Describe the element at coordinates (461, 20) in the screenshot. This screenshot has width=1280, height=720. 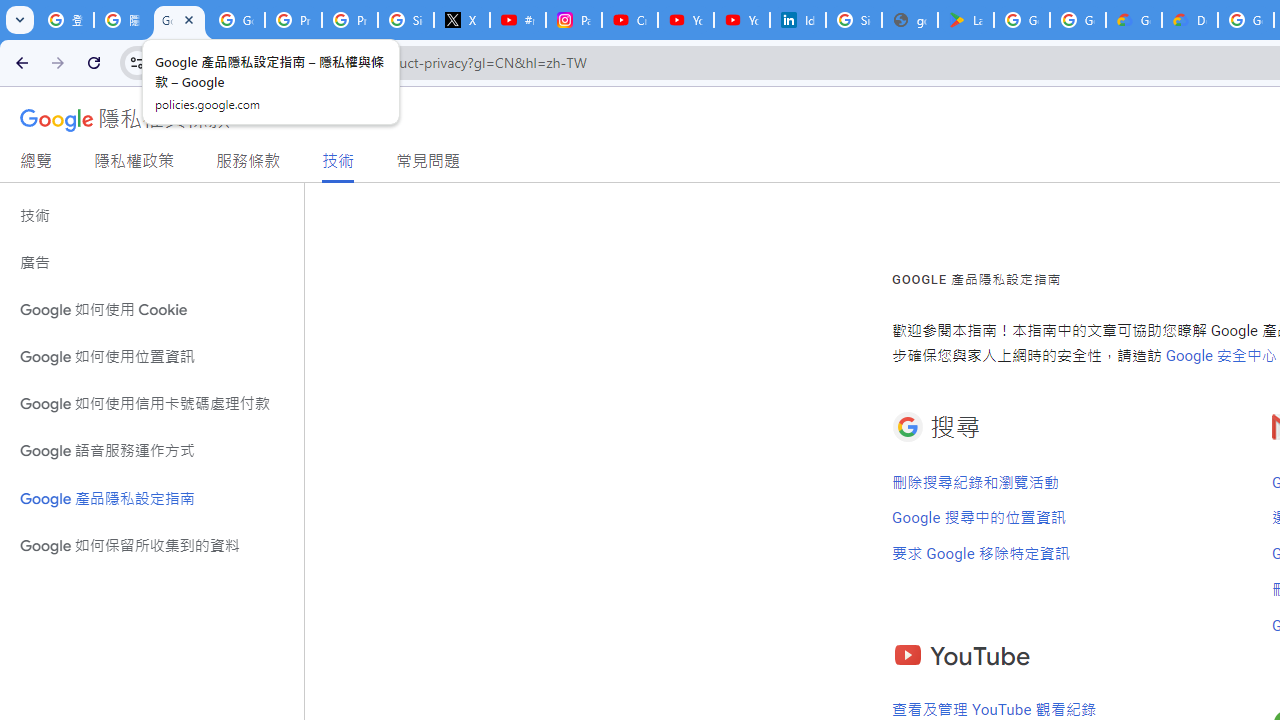
I see `'X'` at that location.